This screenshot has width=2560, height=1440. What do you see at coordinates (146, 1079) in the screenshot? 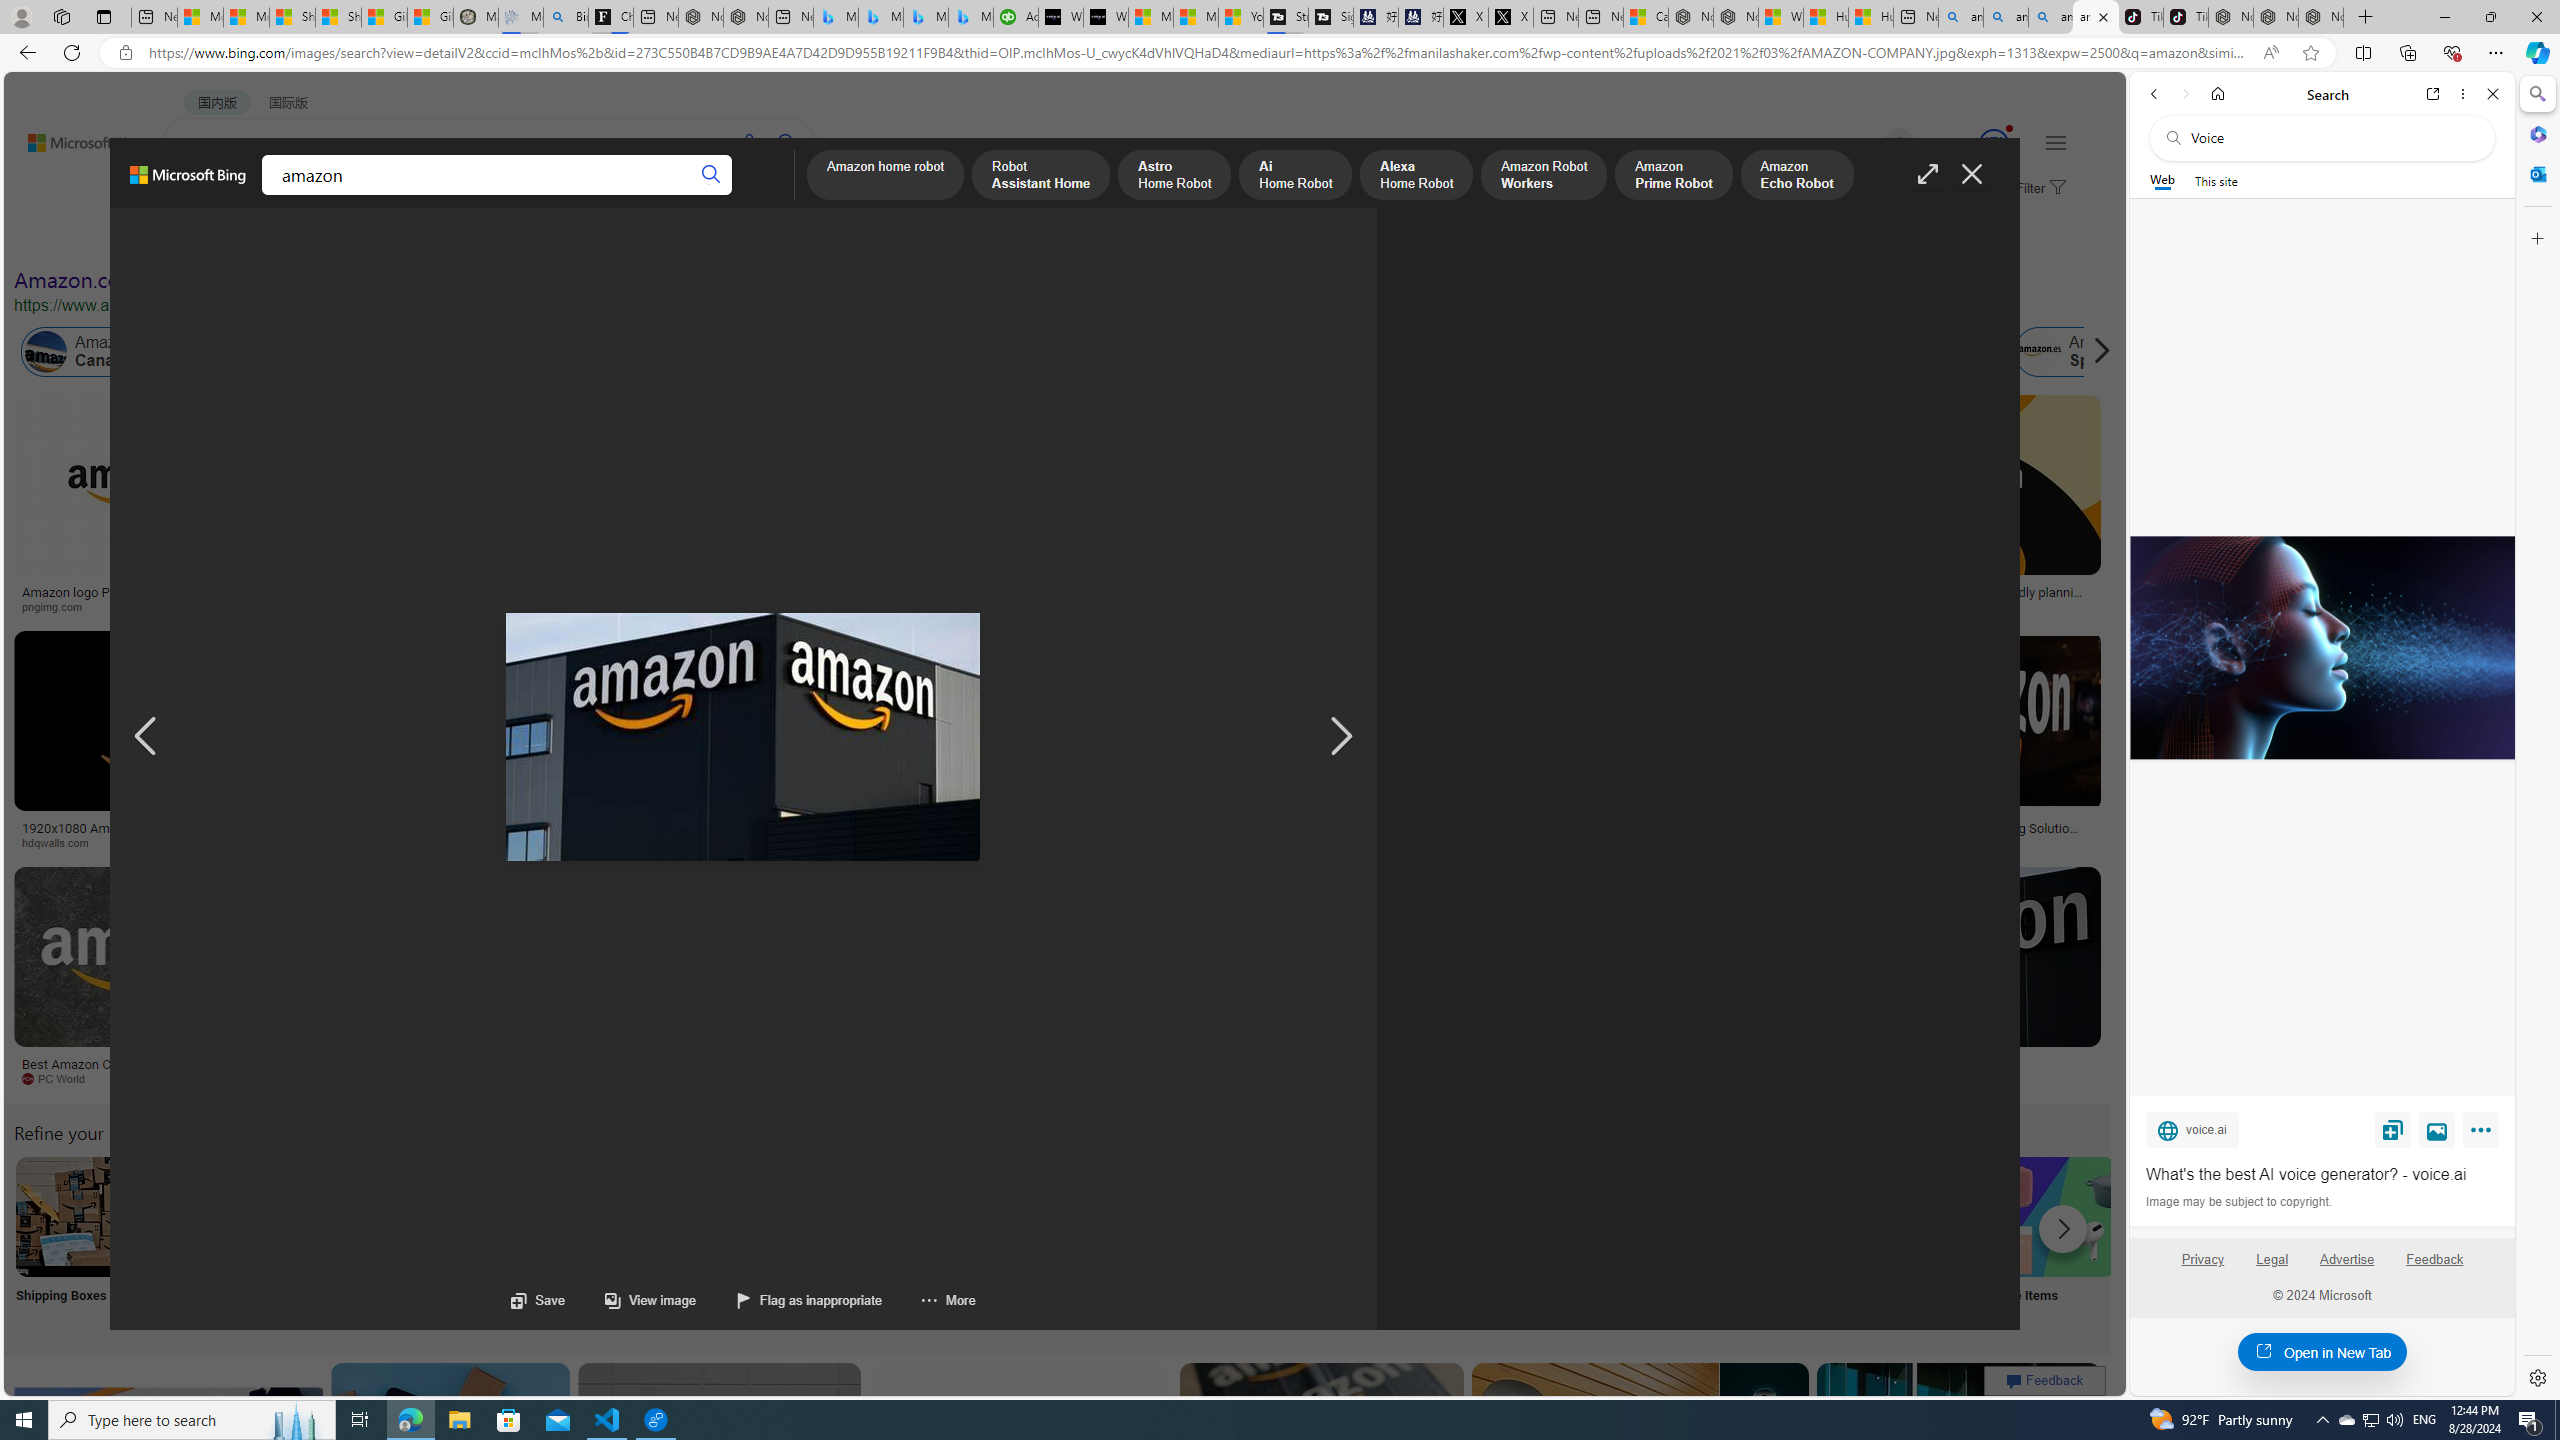
I see `'PC World'` at bounding box center [146, 1079].